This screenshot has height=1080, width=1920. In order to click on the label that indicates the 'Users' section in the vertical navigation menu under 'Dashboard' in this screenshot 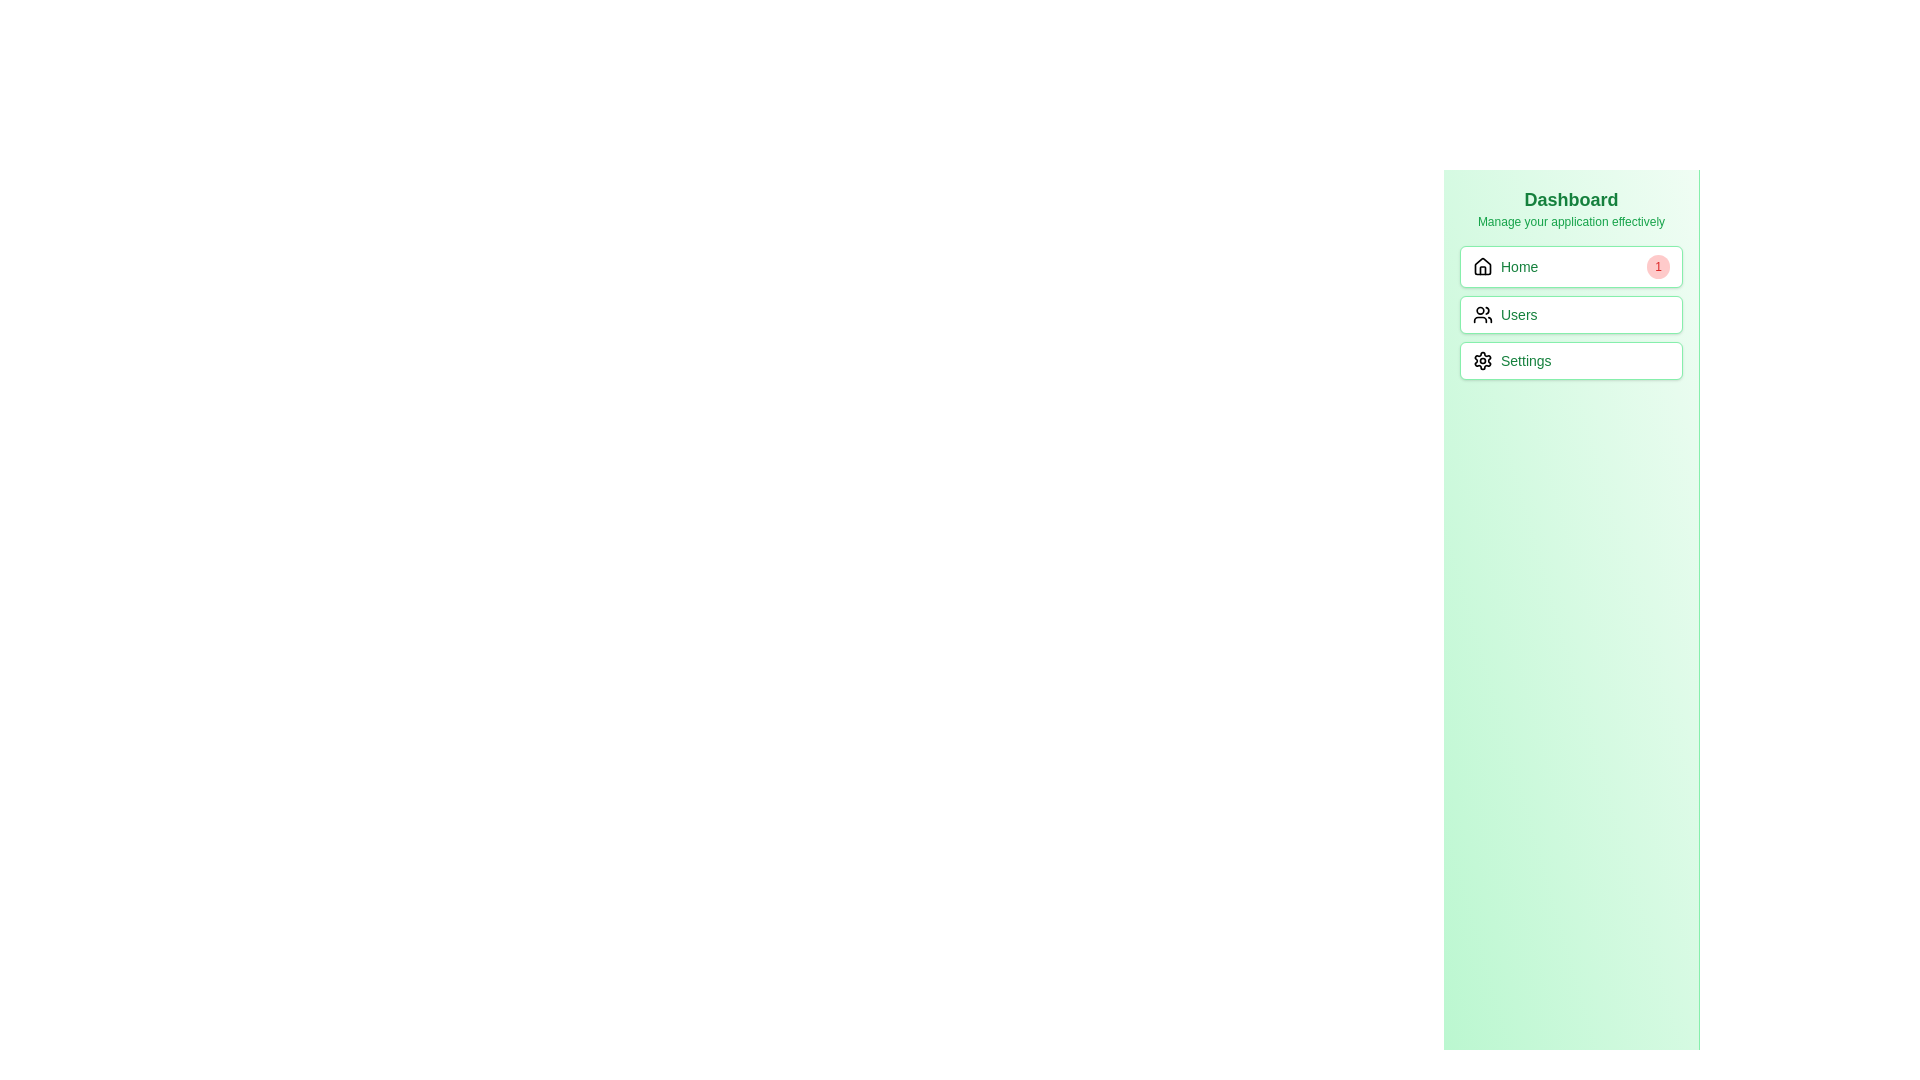, I will do `click(1519, 315)`.